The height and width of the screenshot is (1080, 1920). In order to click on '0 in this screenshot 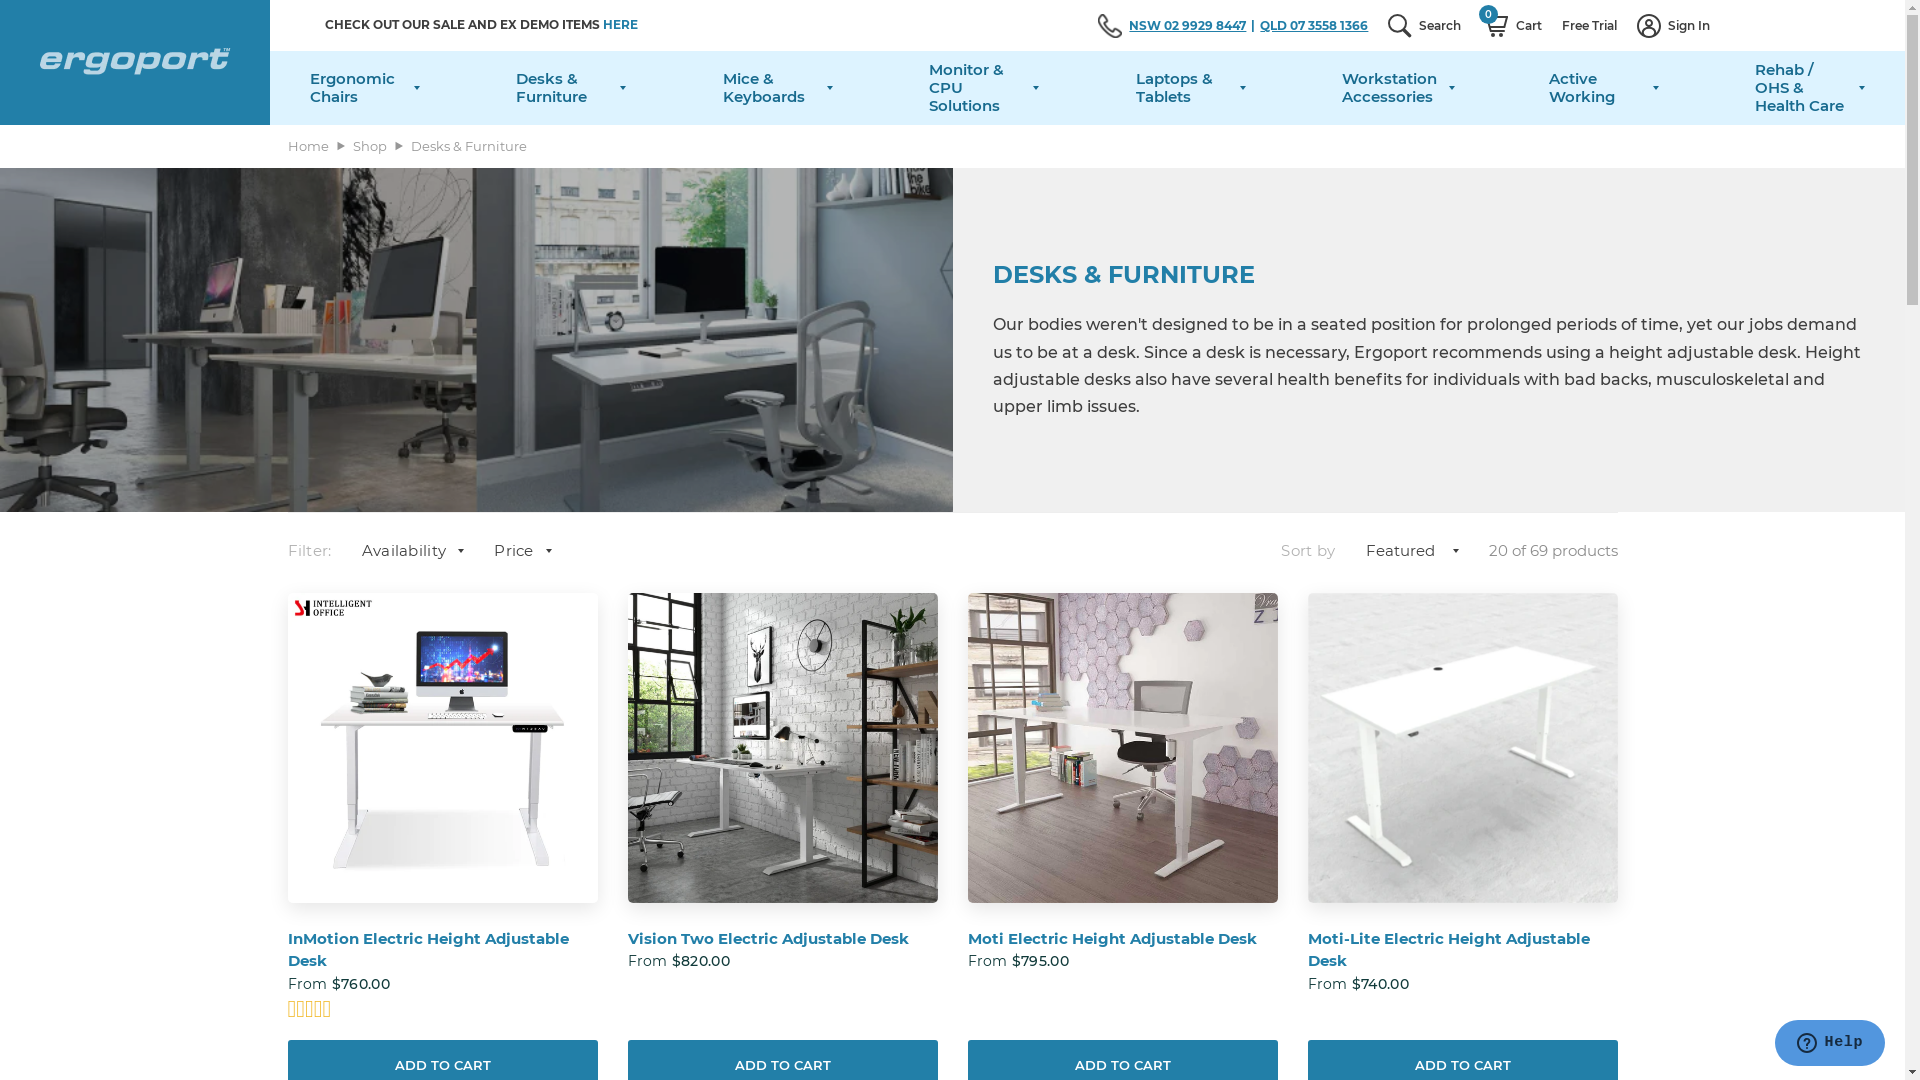, I will do `click(1511, 25)`.